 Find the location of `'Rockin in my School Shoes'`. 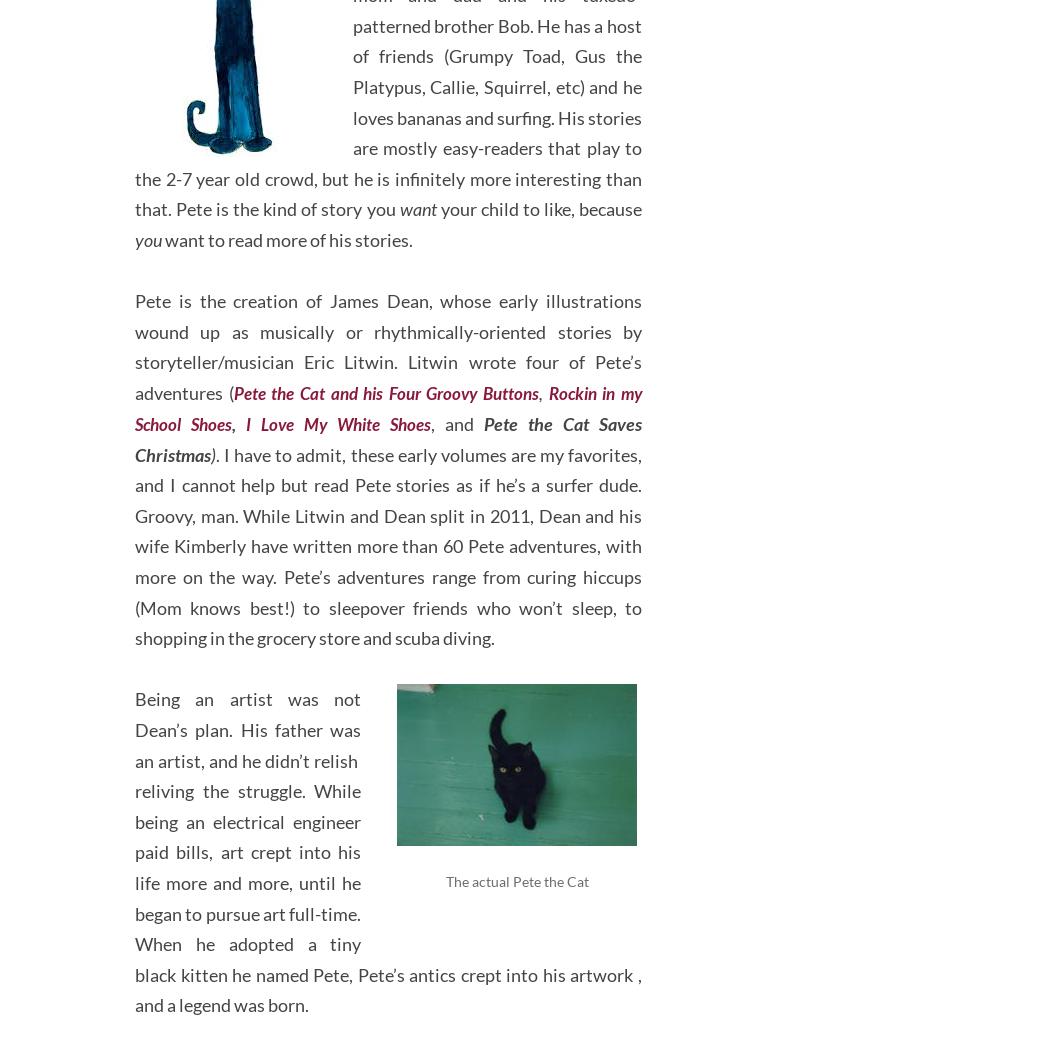

'Rockin in my School Shoes' is located at coordinates (388, 396).